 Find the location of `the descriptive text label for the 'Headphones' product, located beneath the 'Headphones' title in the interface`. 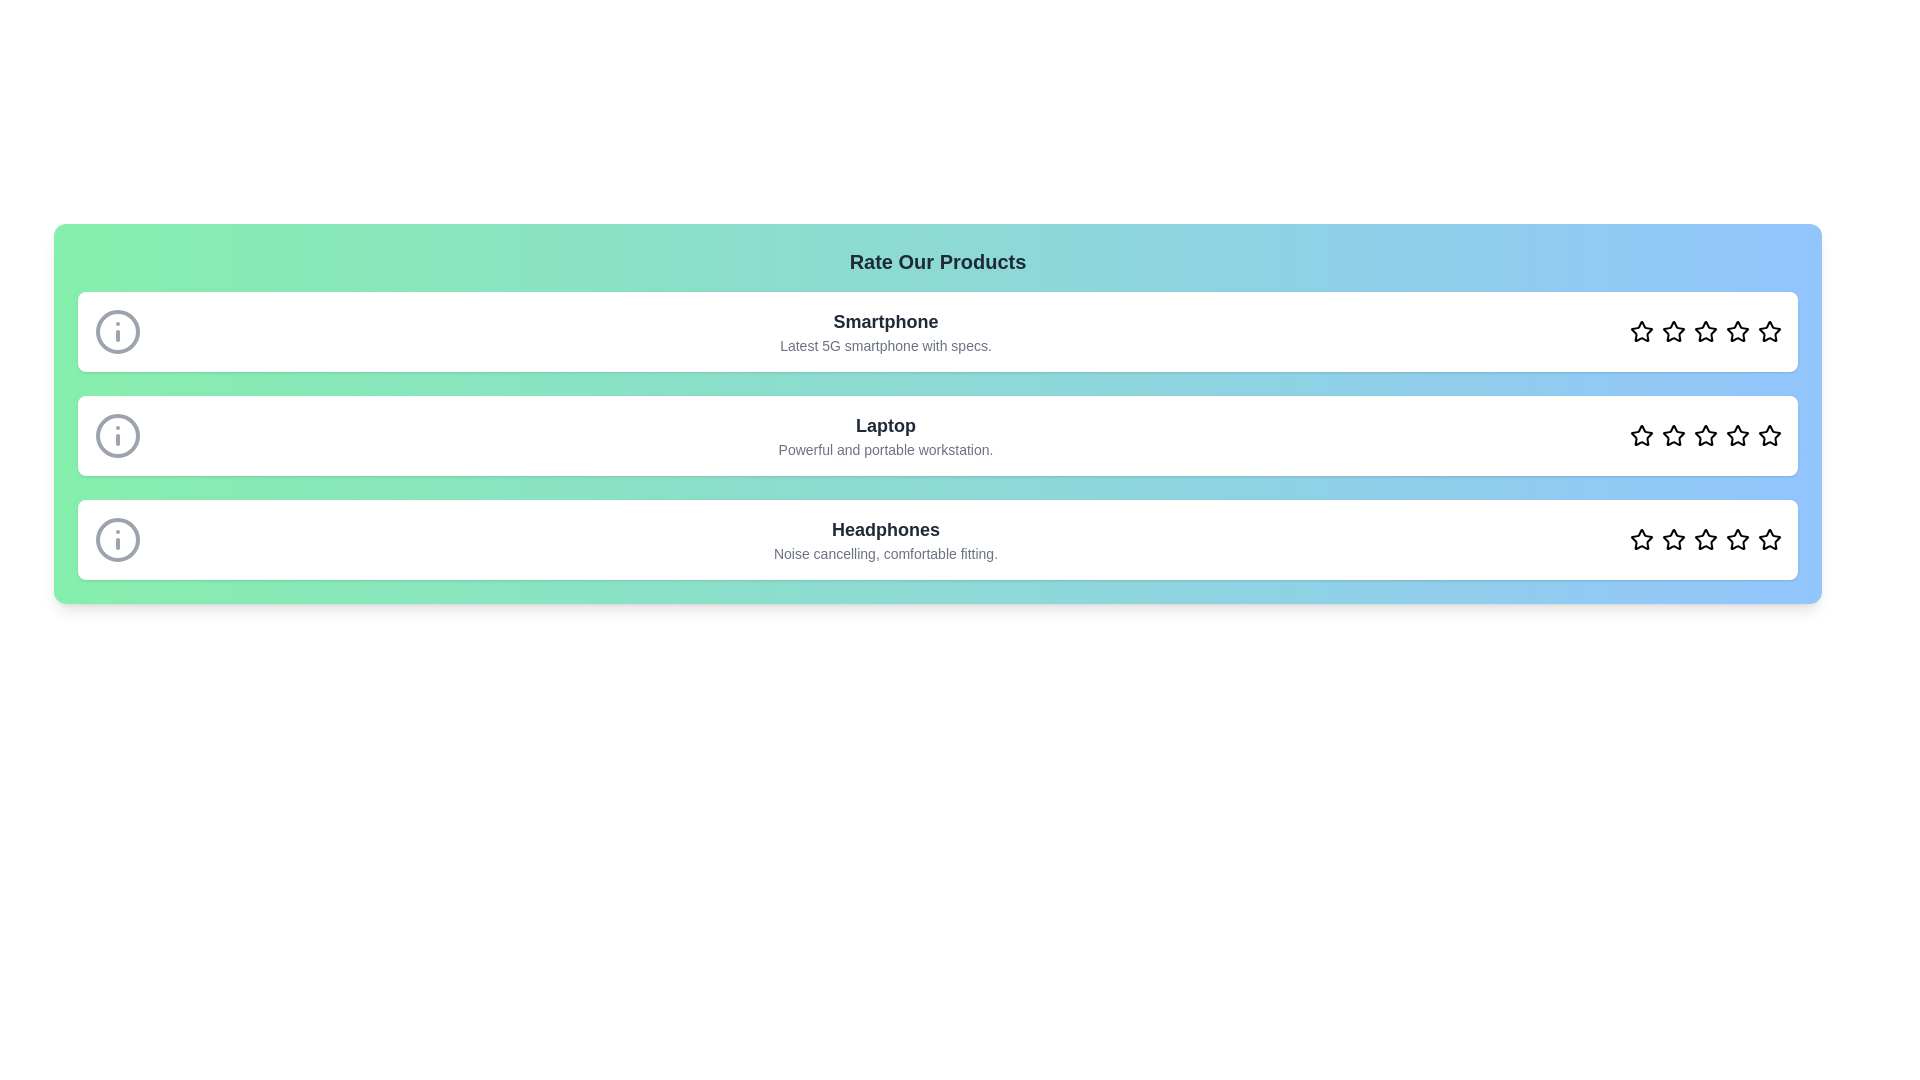

the descriptive text label for the 'Headphones' product, located beneath the 'Headphones' title in the interface is located at coordinates (885, 554).